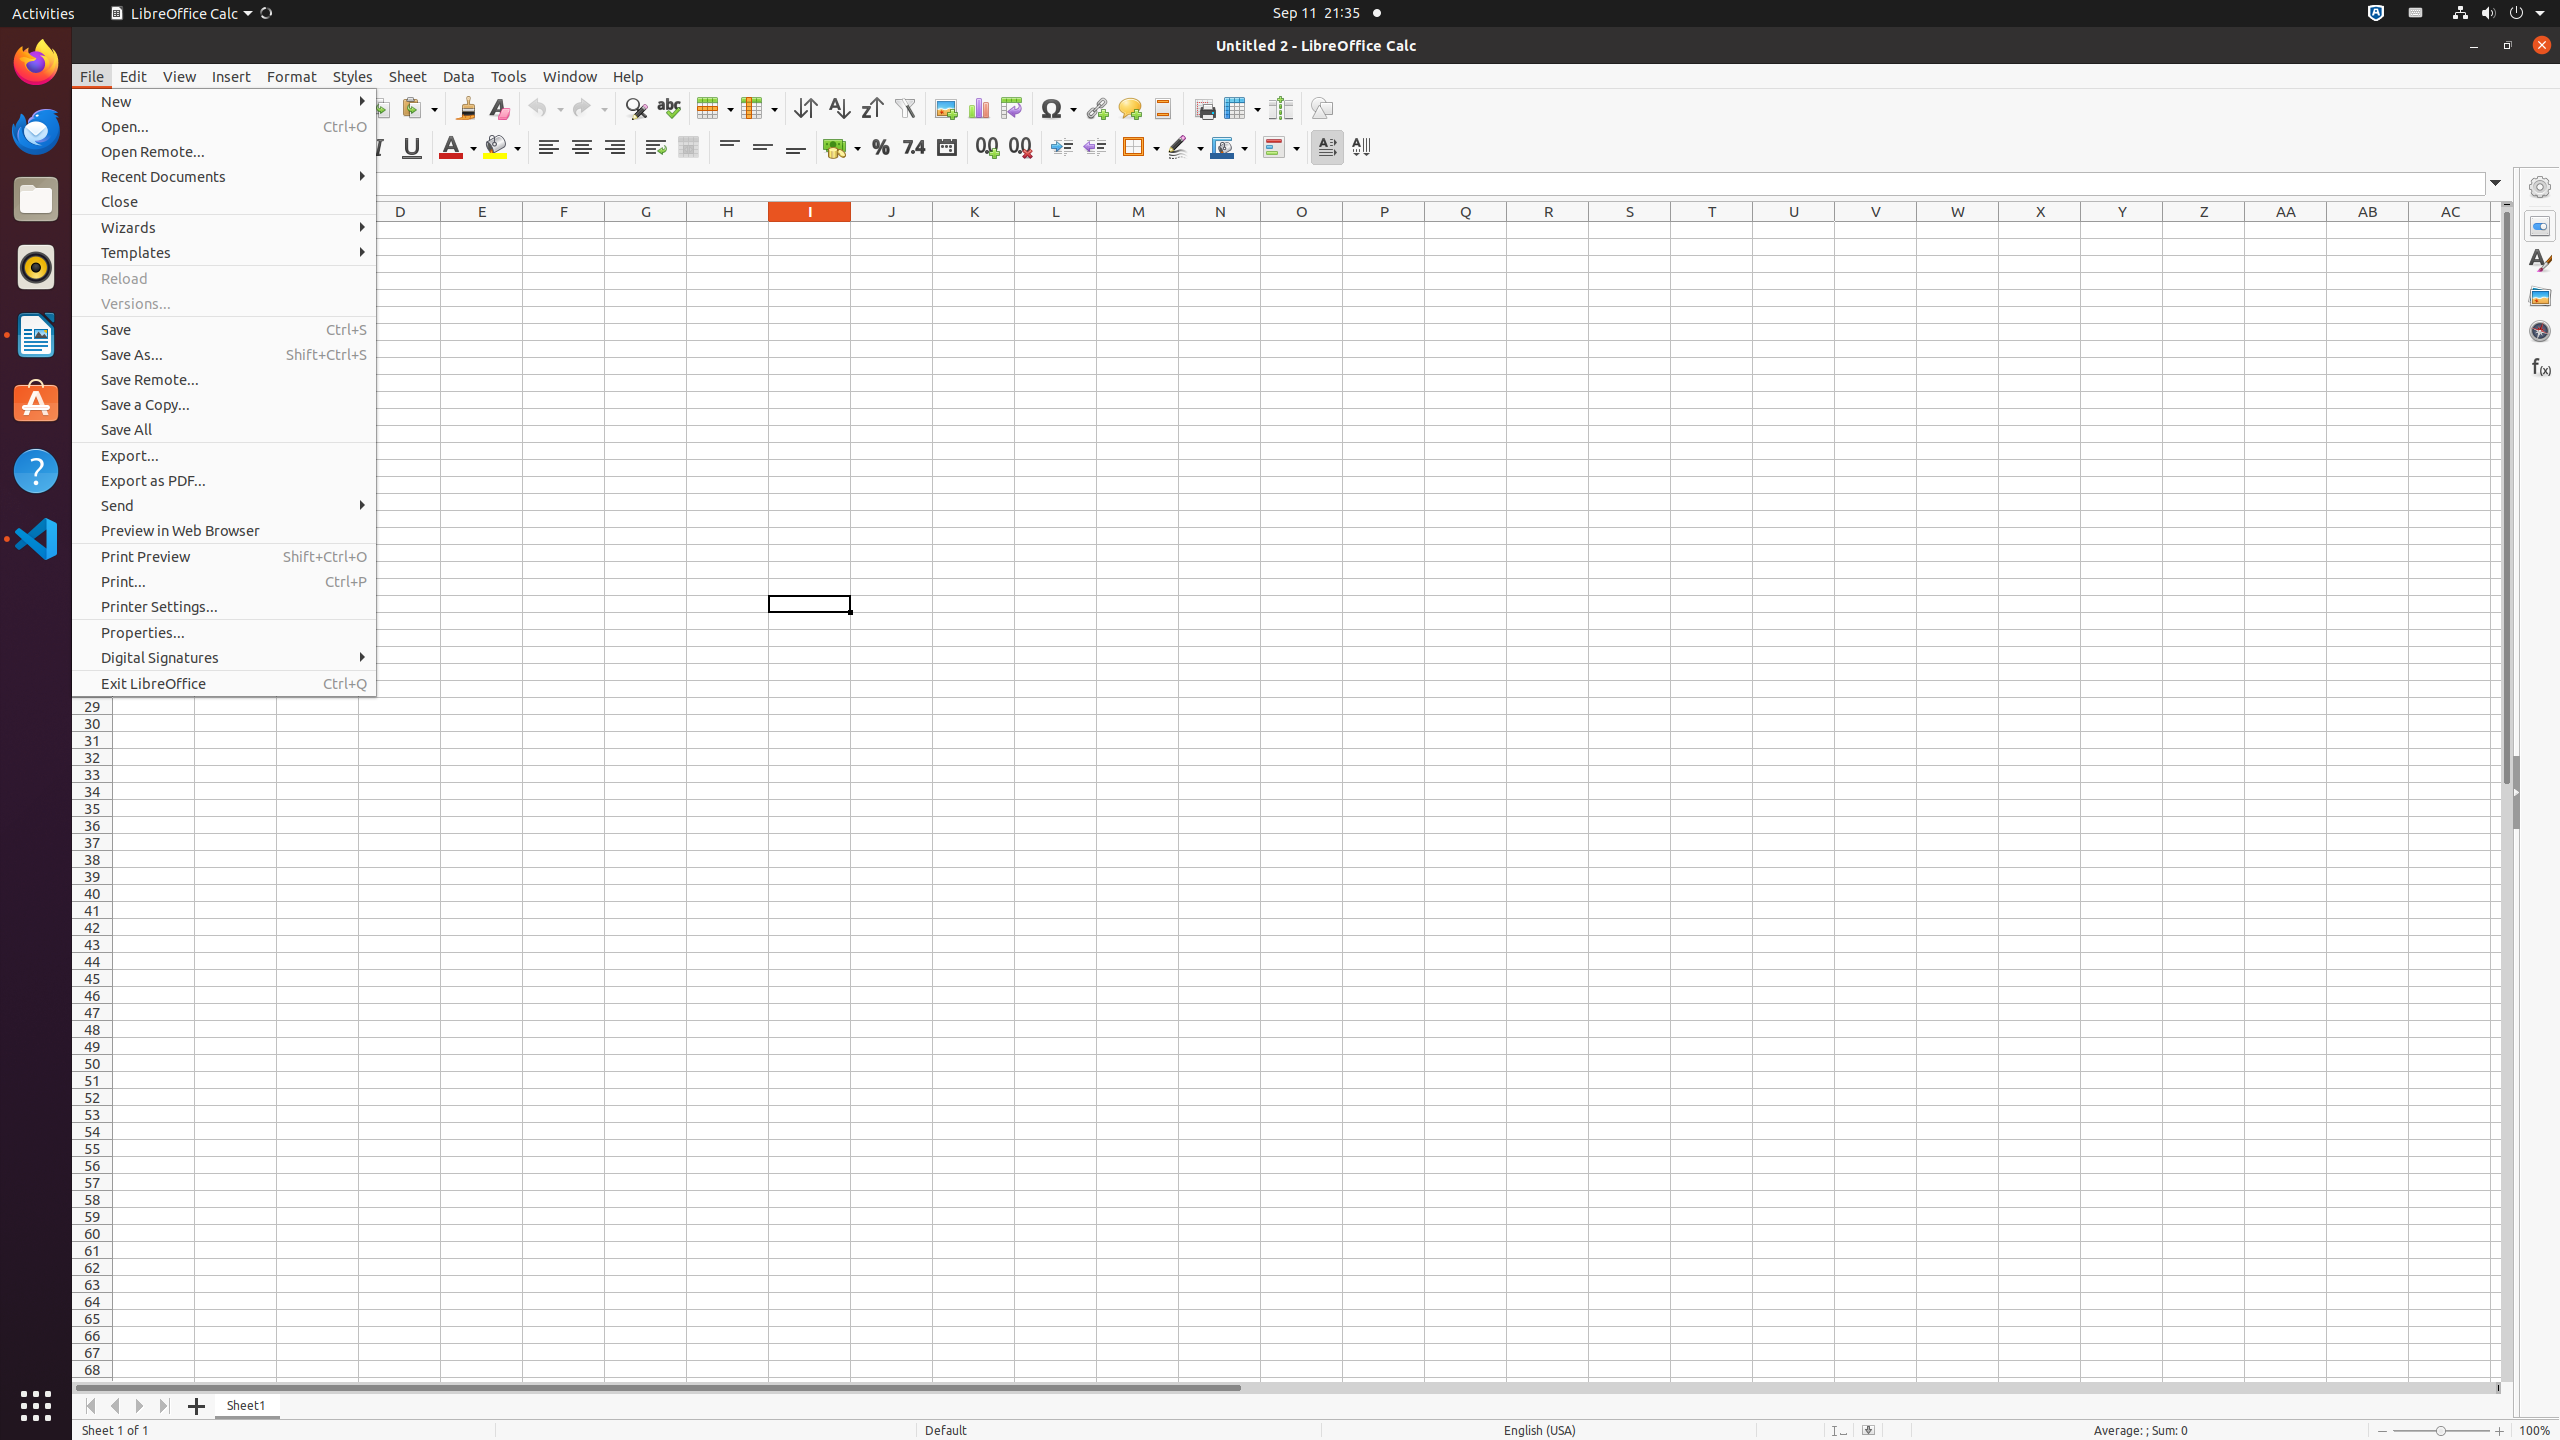 This screenshot has width=2560, height=1440. What do you see at coordinates (2539, 295) in the screenshot?
I see `'Gallery'` at bounding box center [2539, 295].